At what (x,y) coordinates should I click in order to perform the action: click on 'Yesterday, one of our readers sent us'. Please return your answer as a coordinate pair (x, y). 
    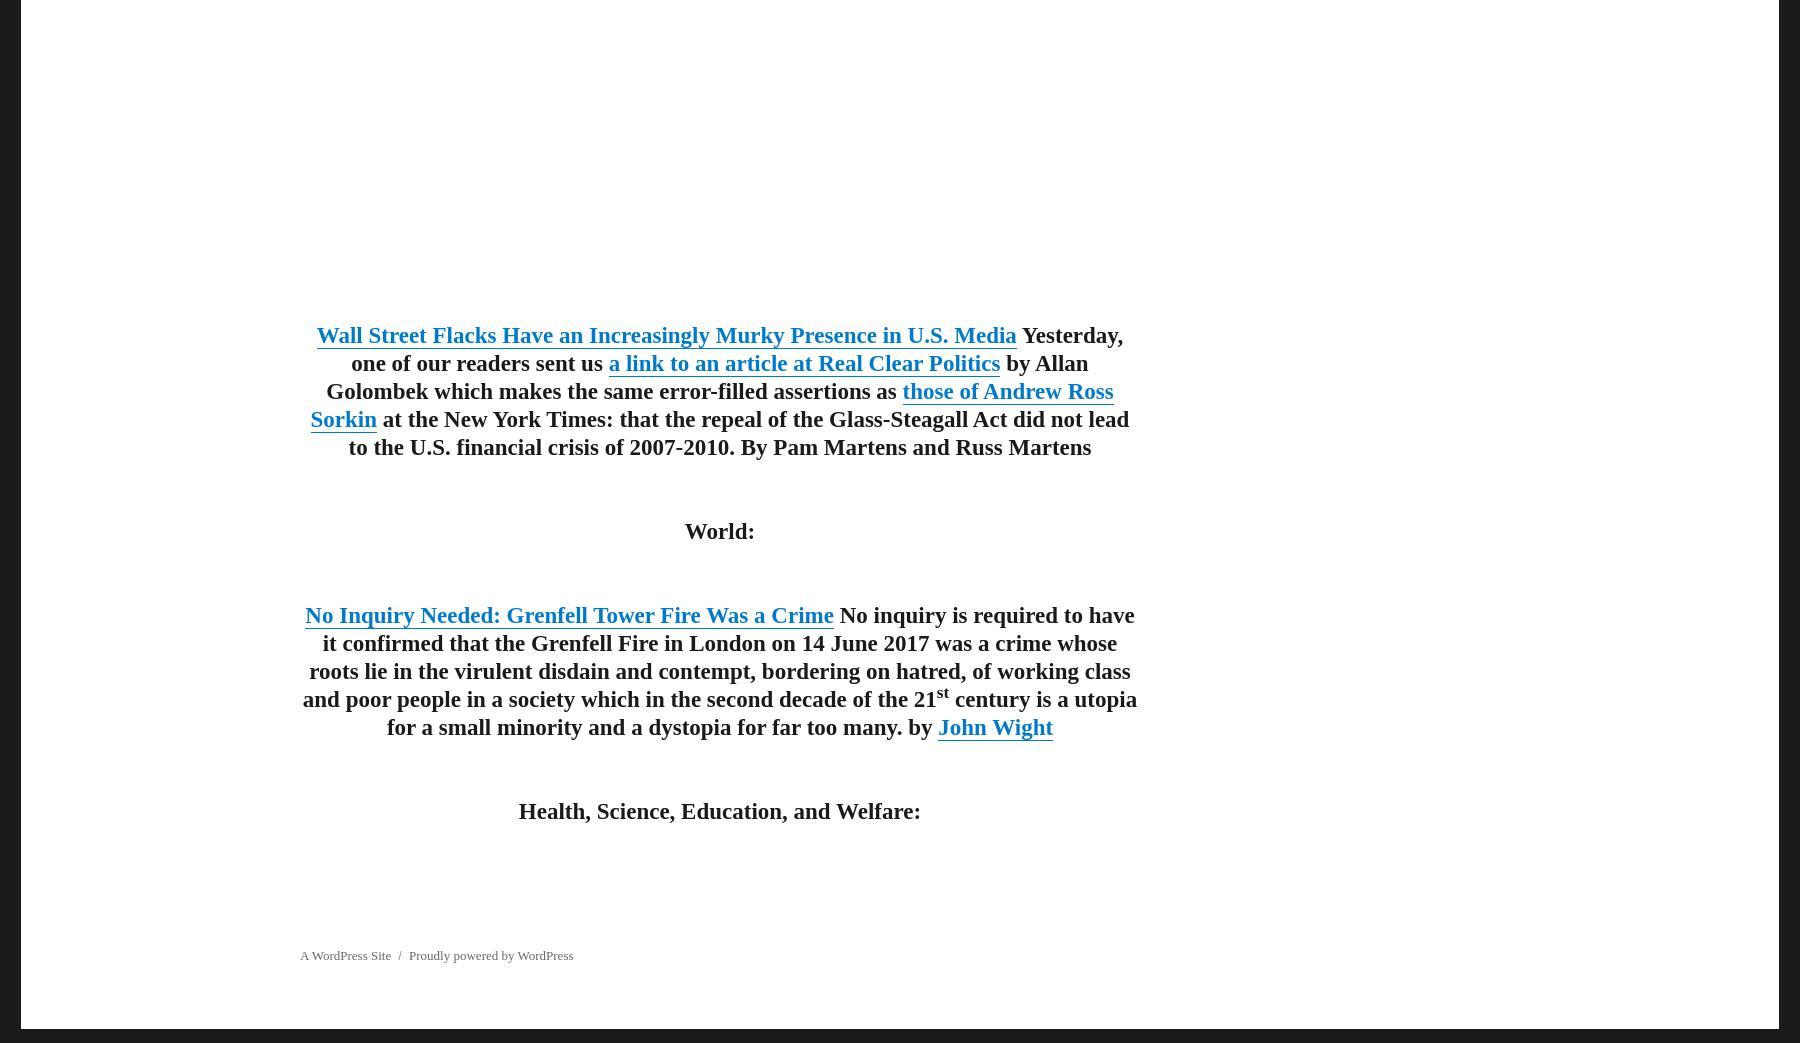
    Looking at the image, I should click on (735, 347).